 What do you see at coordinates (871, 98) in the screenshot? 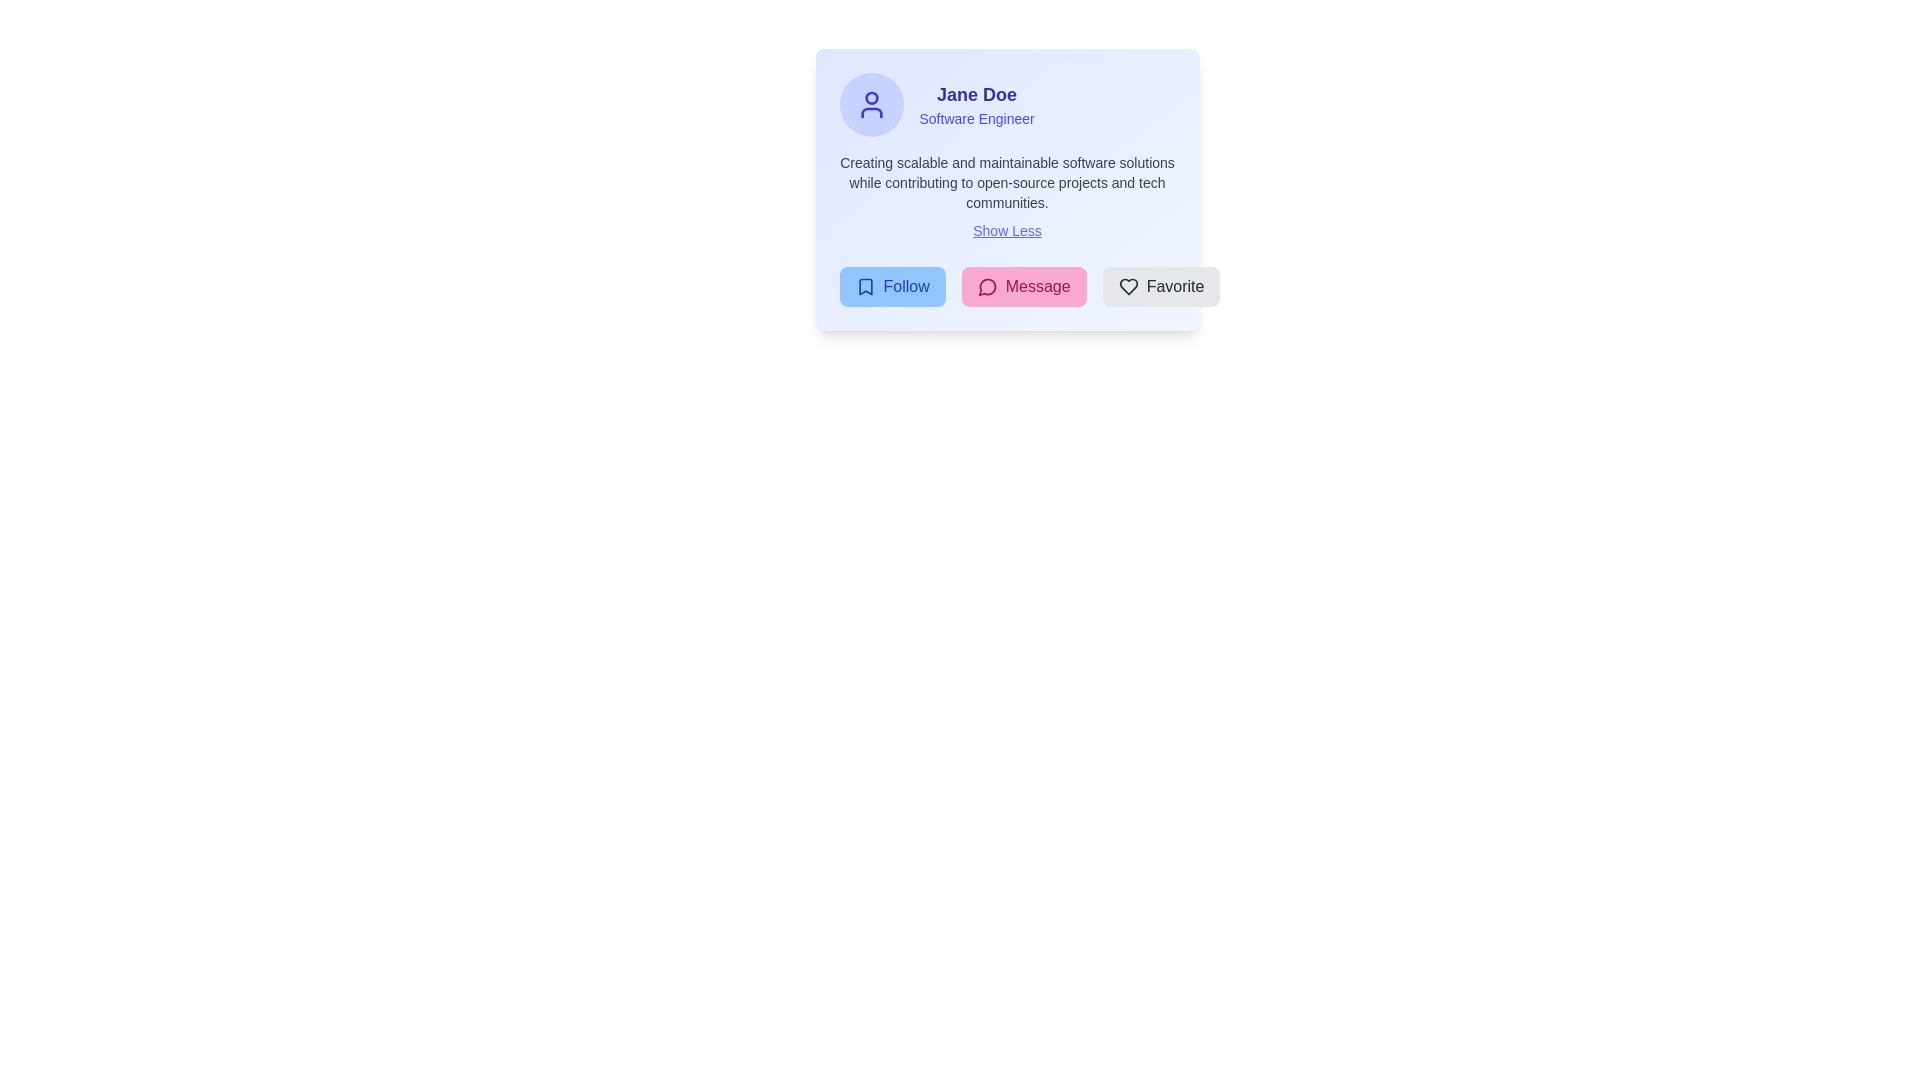
I see `the graphical element representing the head of the user icon, which is a circle within an SVG, located near the upper-left side of the profile card` at bounding box center [871, 98].